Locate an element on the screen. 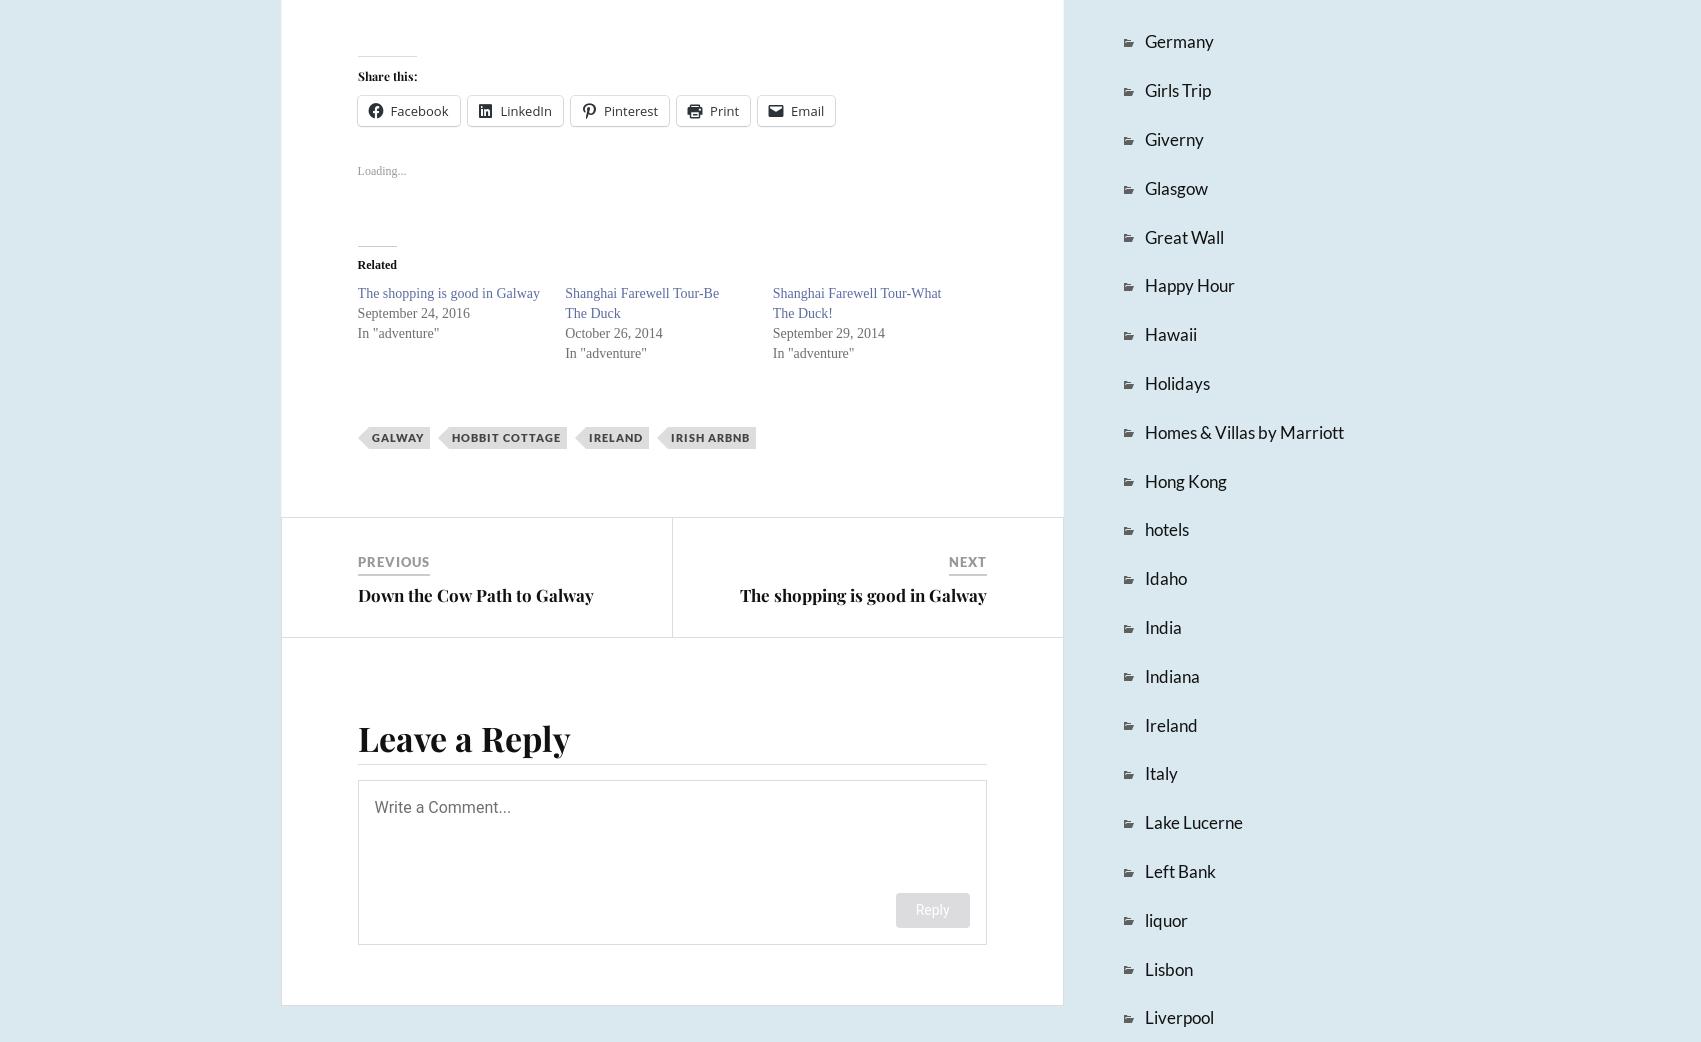  'Hobbit Cottage' is located at coordinates (505, 437).